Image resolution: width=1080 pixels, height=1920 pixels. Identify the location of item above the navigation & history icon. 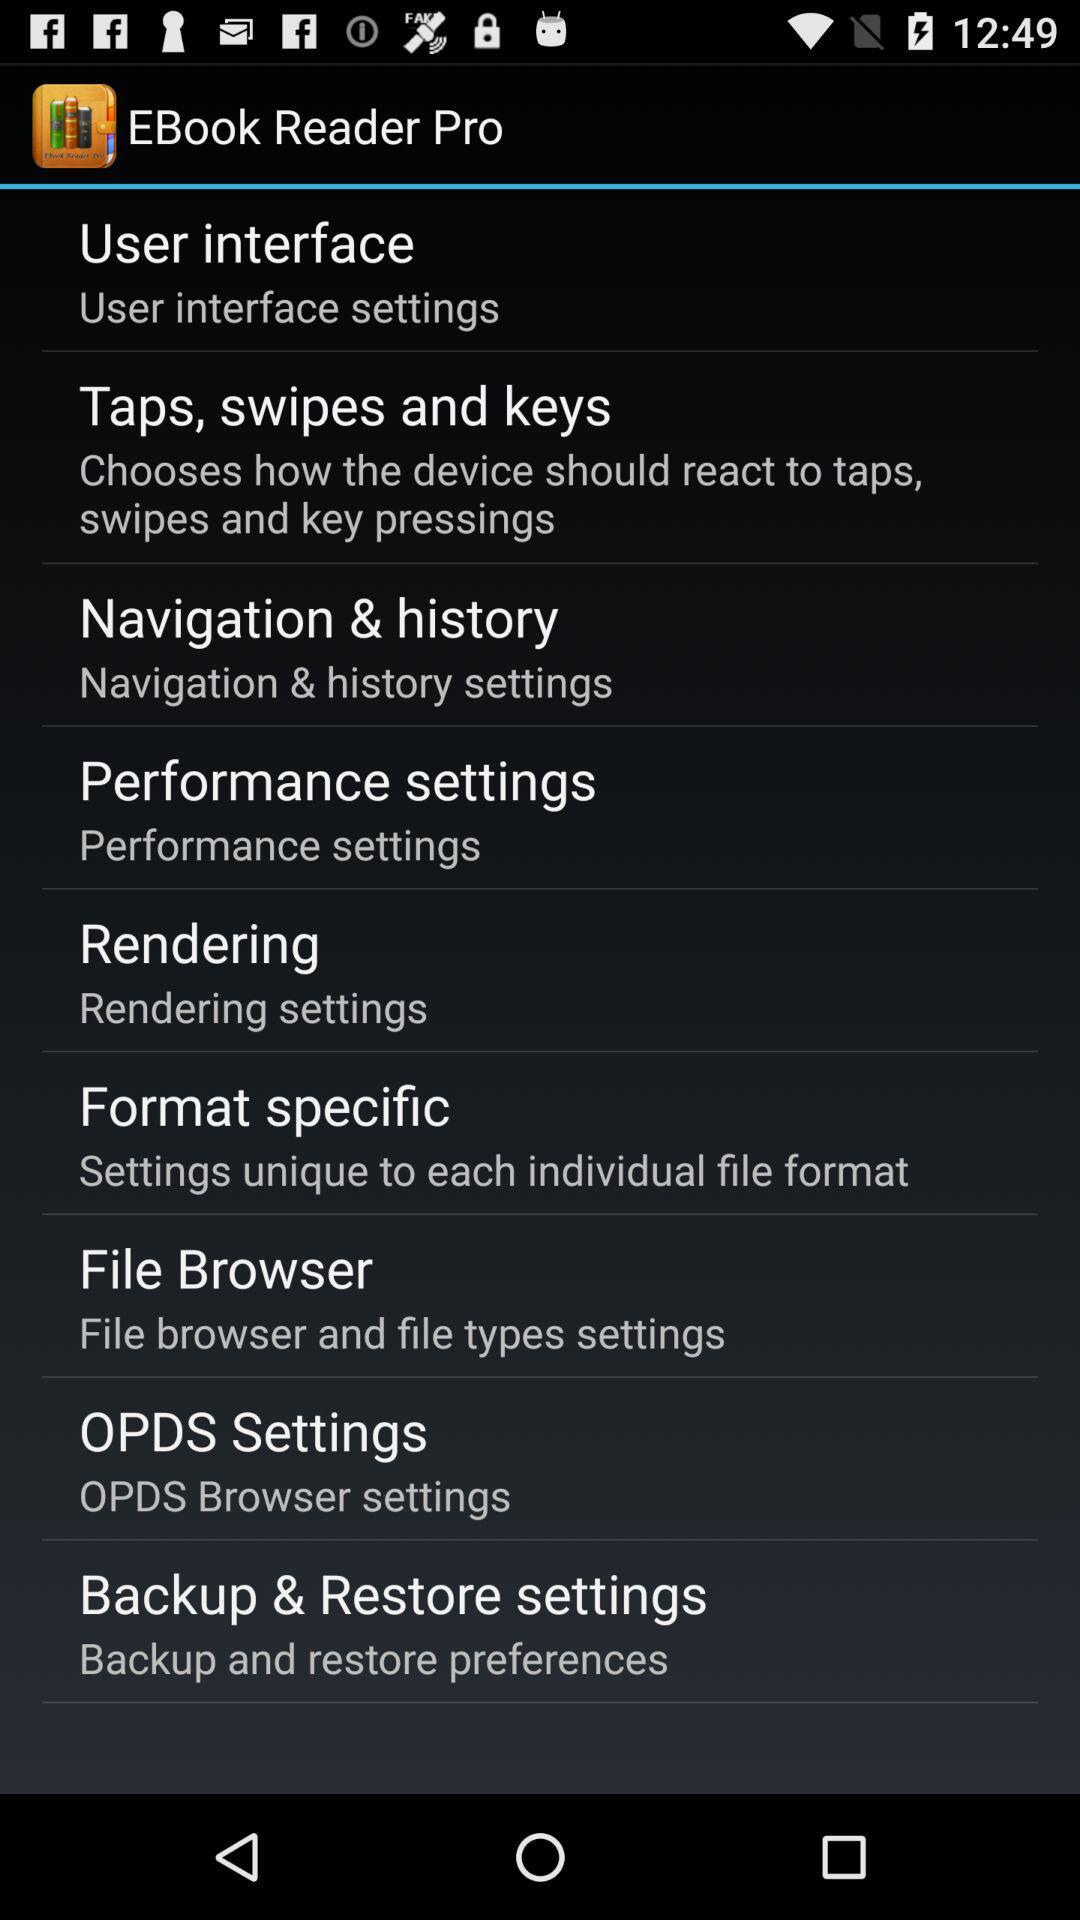
(536, 493).